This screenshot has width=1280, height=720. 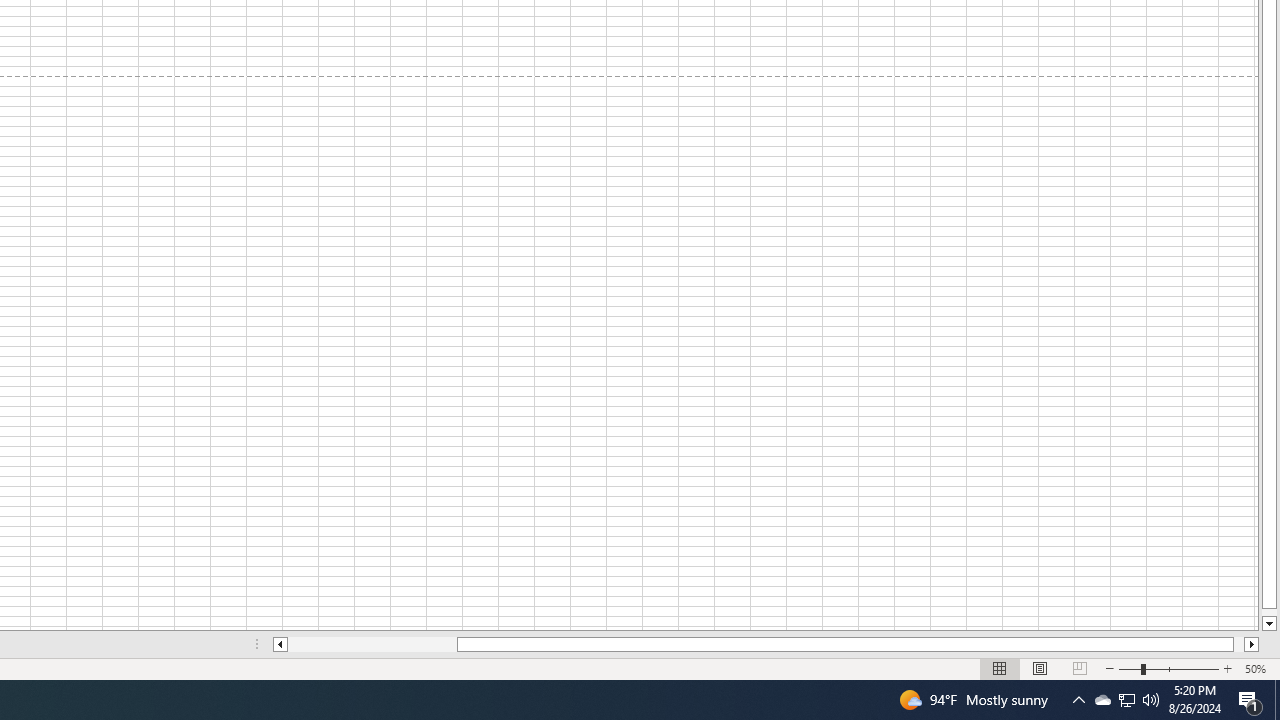 I want to click on 'Normal', so click(x=1000, y=669).